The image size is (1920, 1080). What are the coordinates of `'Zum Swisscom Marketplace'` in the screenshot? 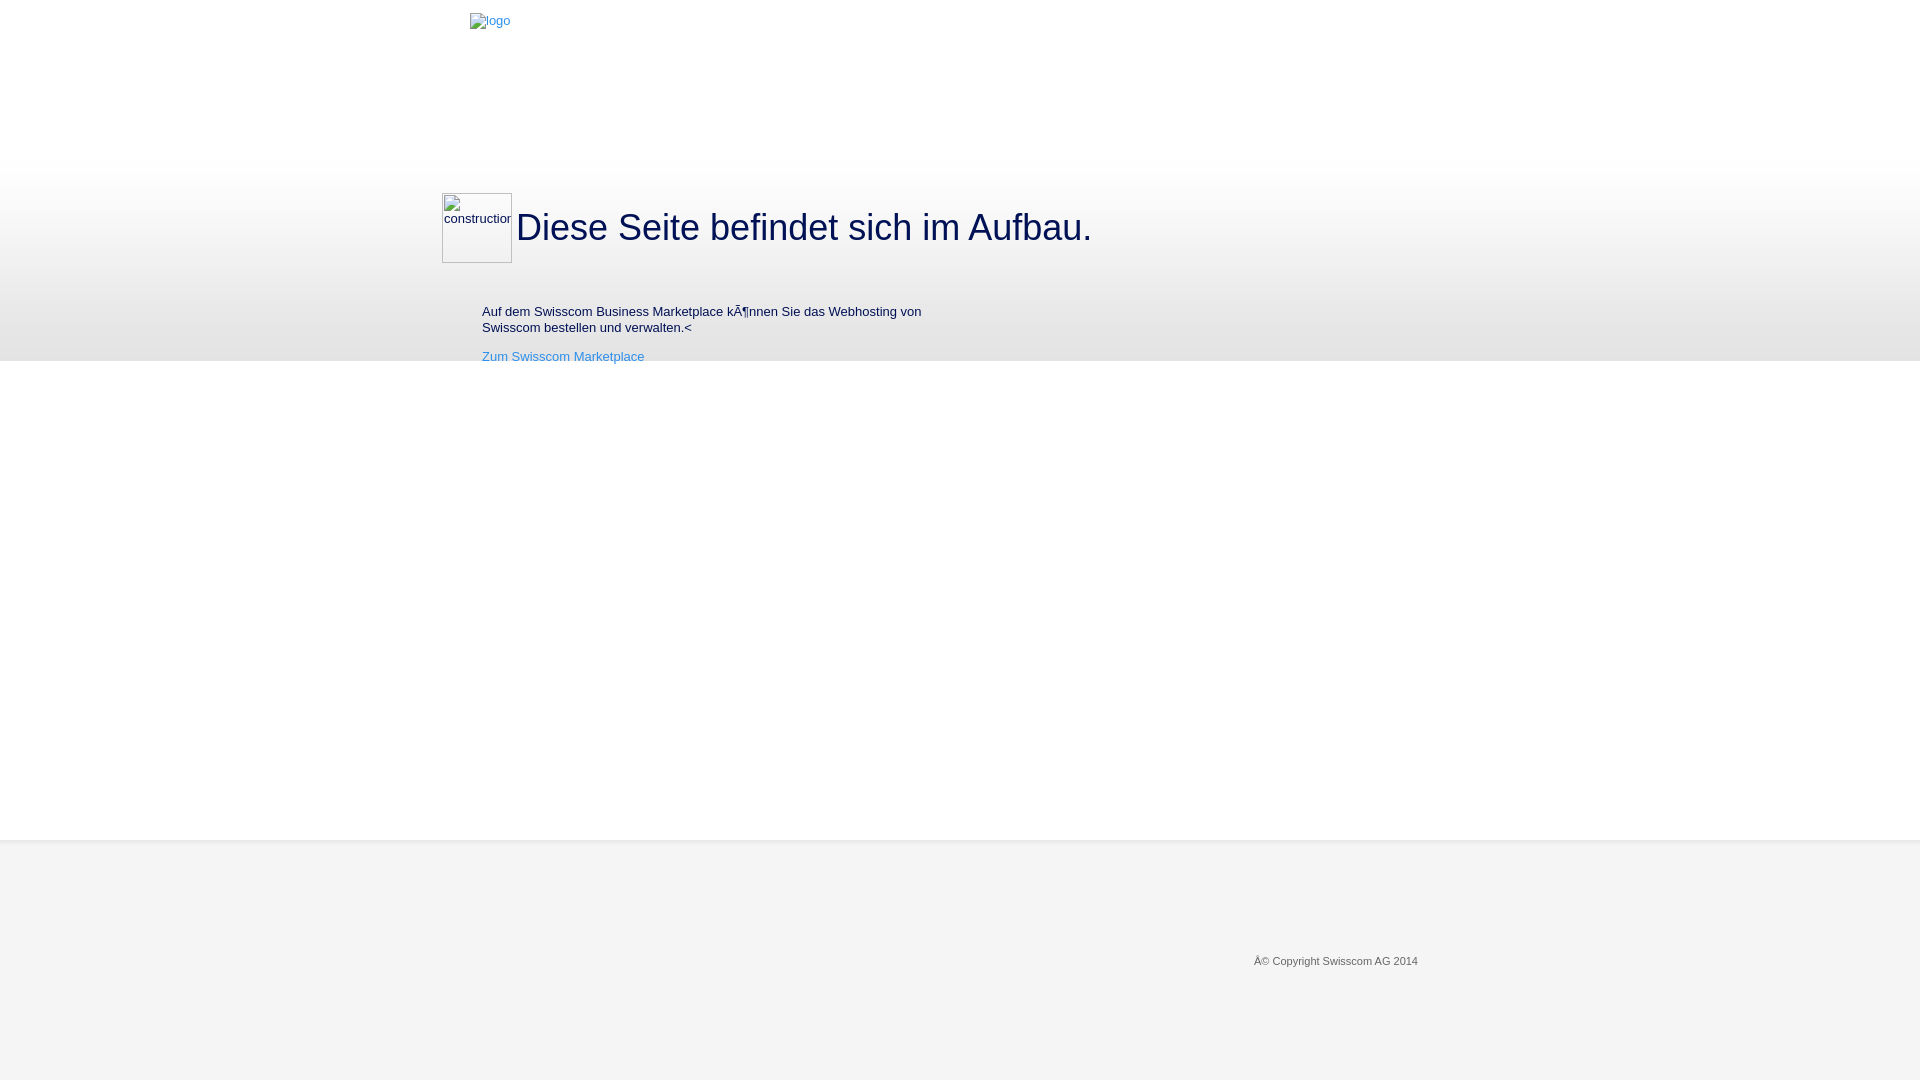 It's located at (562, 355).